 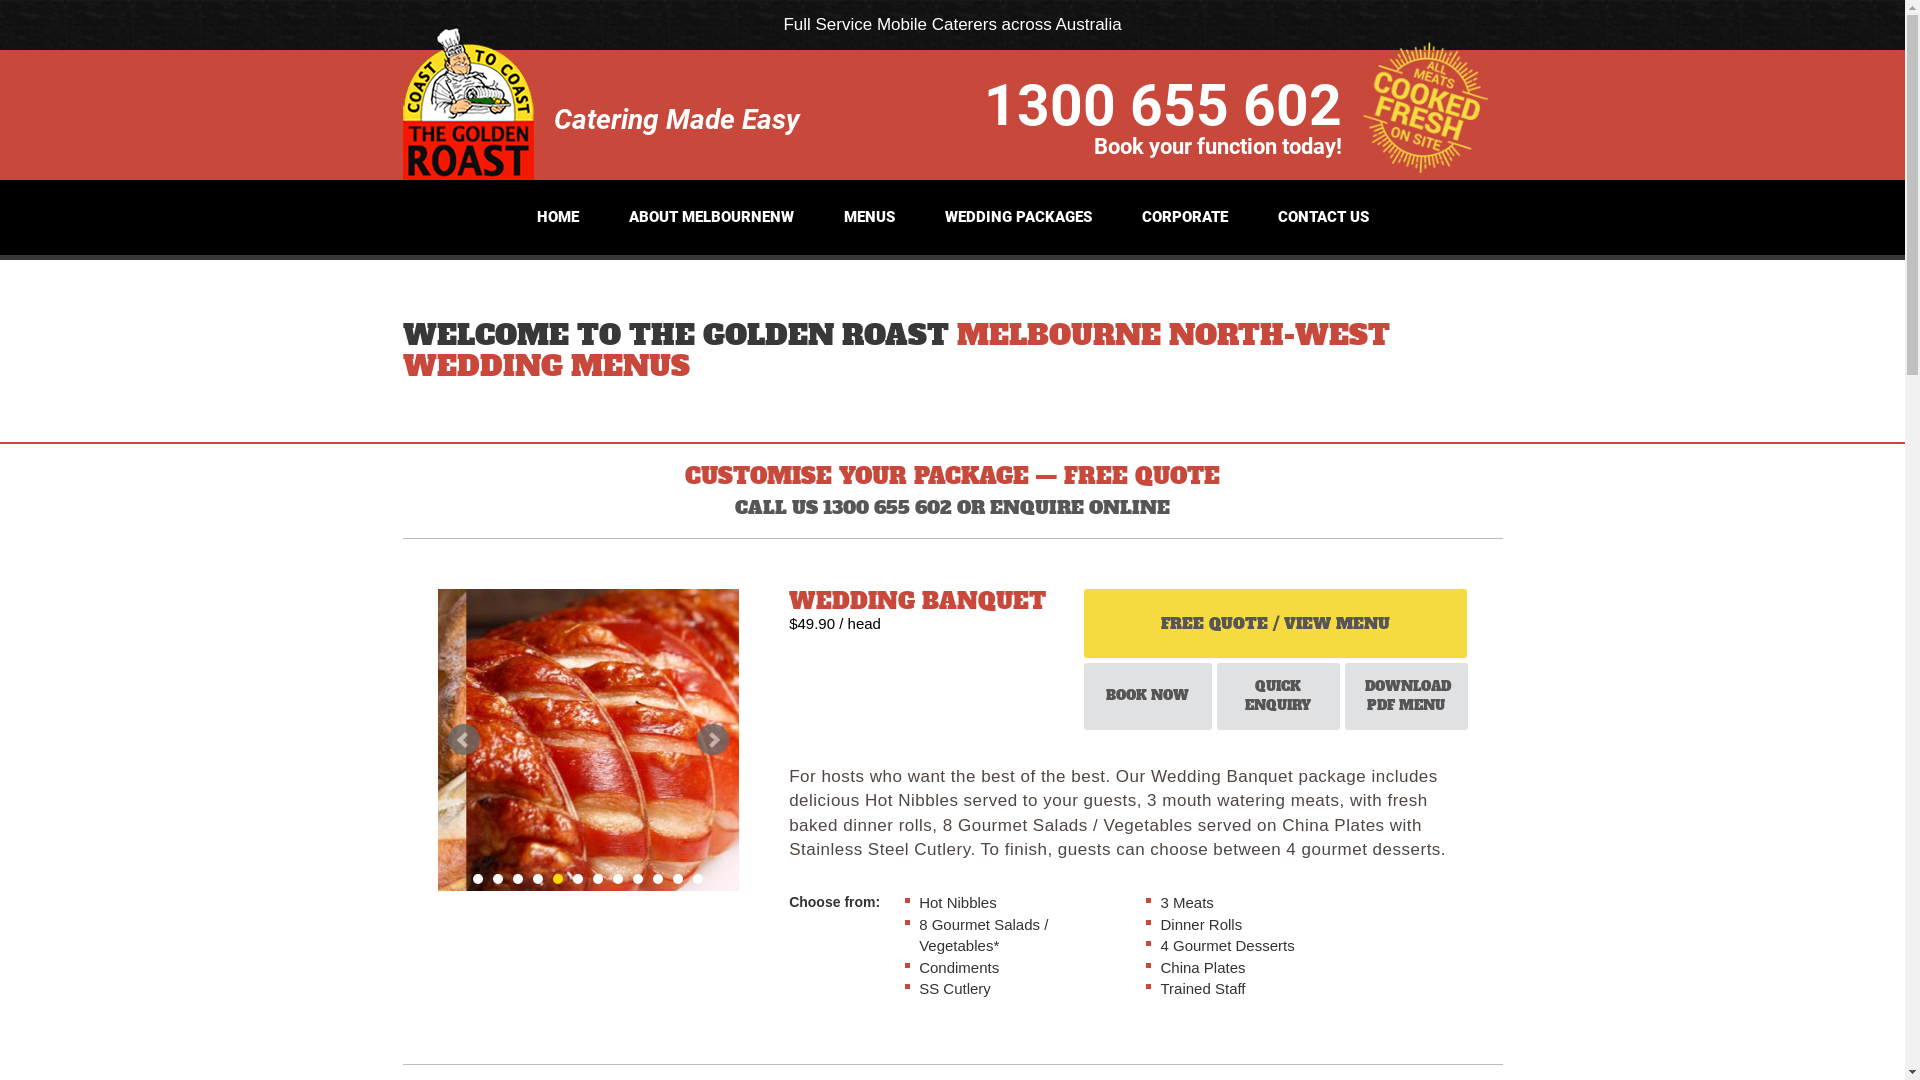 I want to click on '11', so click(x=677, y=878).